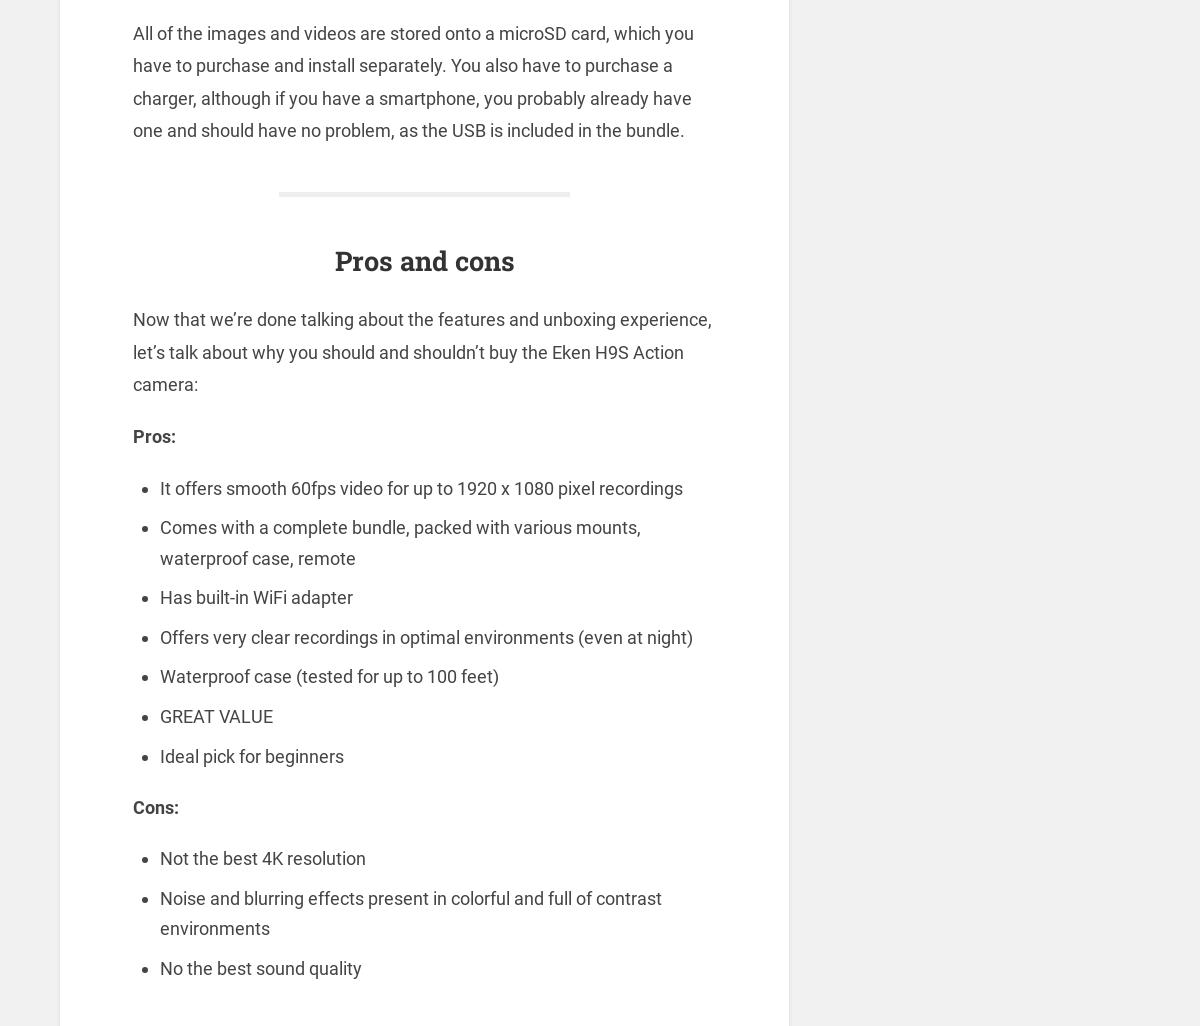 The height and width of the screenshot is (1026, 1200). I want to click on 'Not the best 4K resolution', so click(260, 858).